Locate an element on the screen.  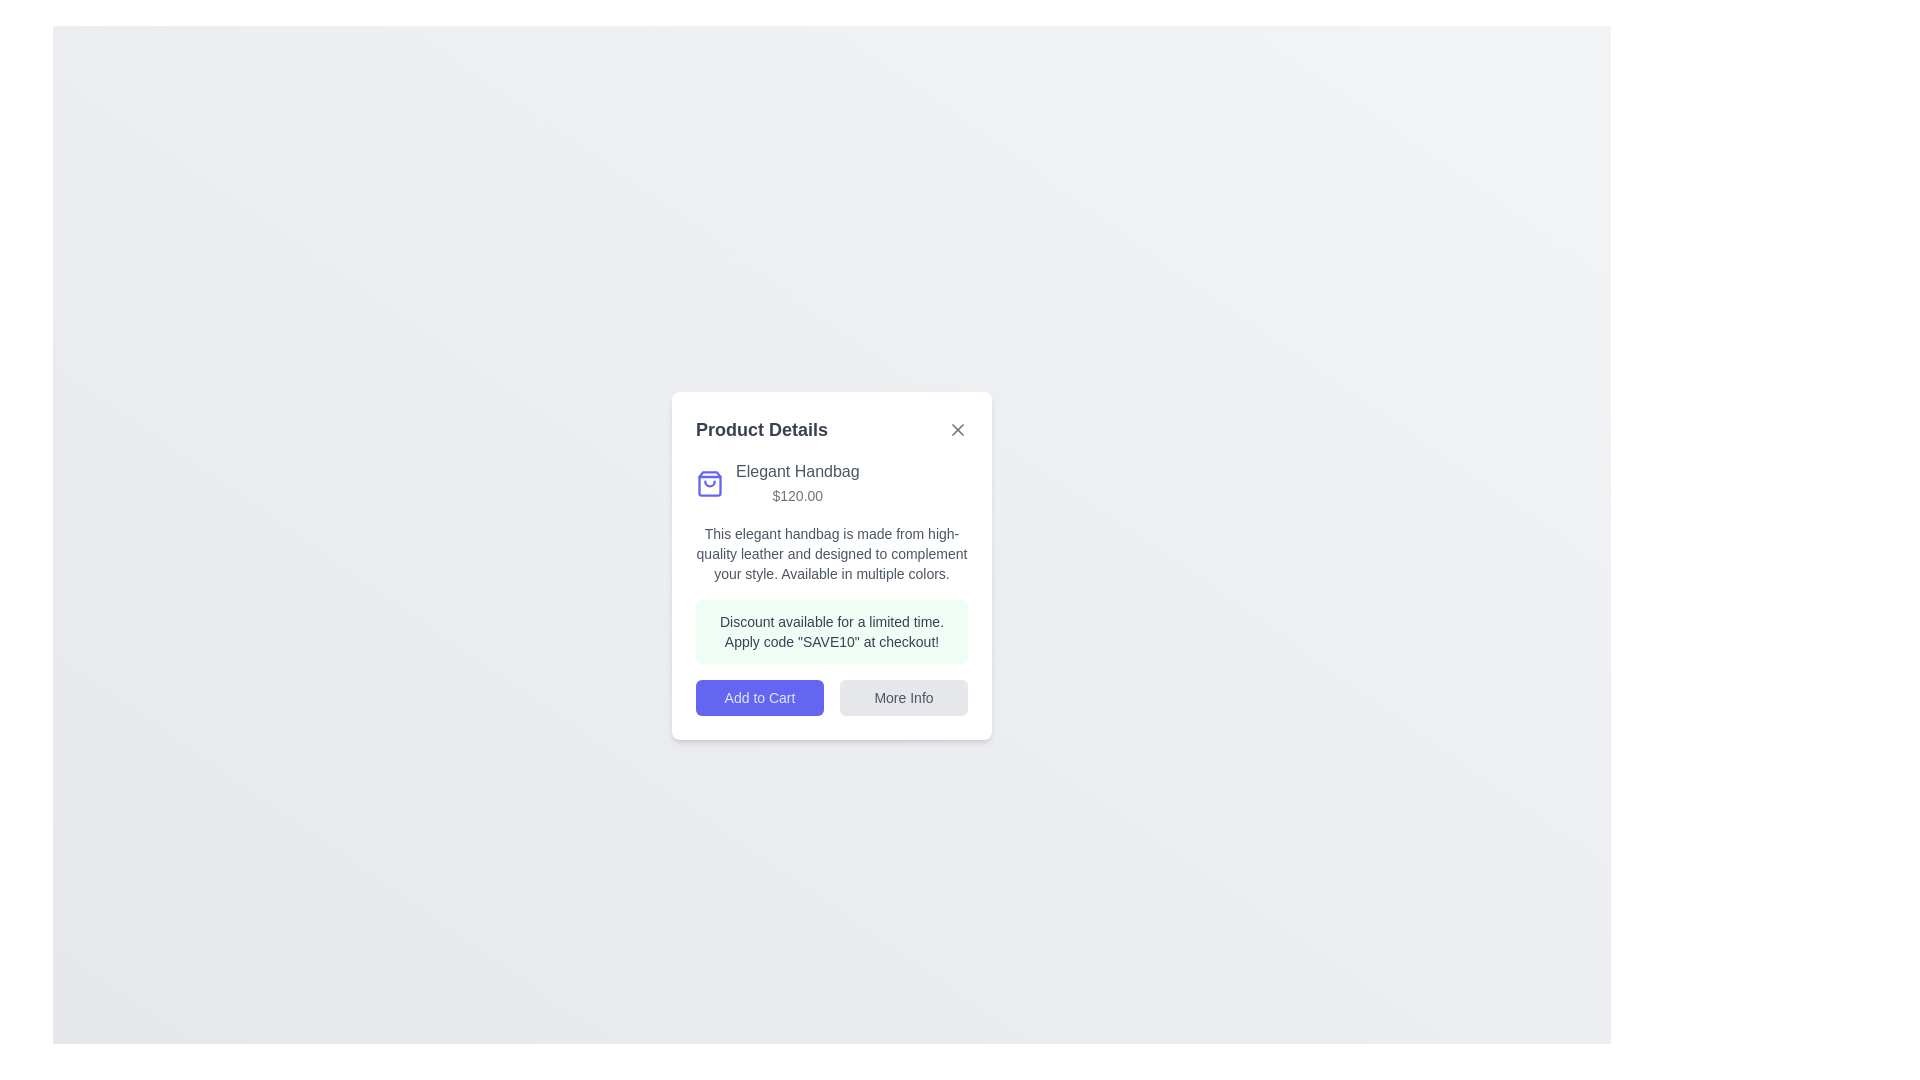
the 'X' icon located in the top-right corner of the 'Product Details' card is located at coordinates (957, 428).